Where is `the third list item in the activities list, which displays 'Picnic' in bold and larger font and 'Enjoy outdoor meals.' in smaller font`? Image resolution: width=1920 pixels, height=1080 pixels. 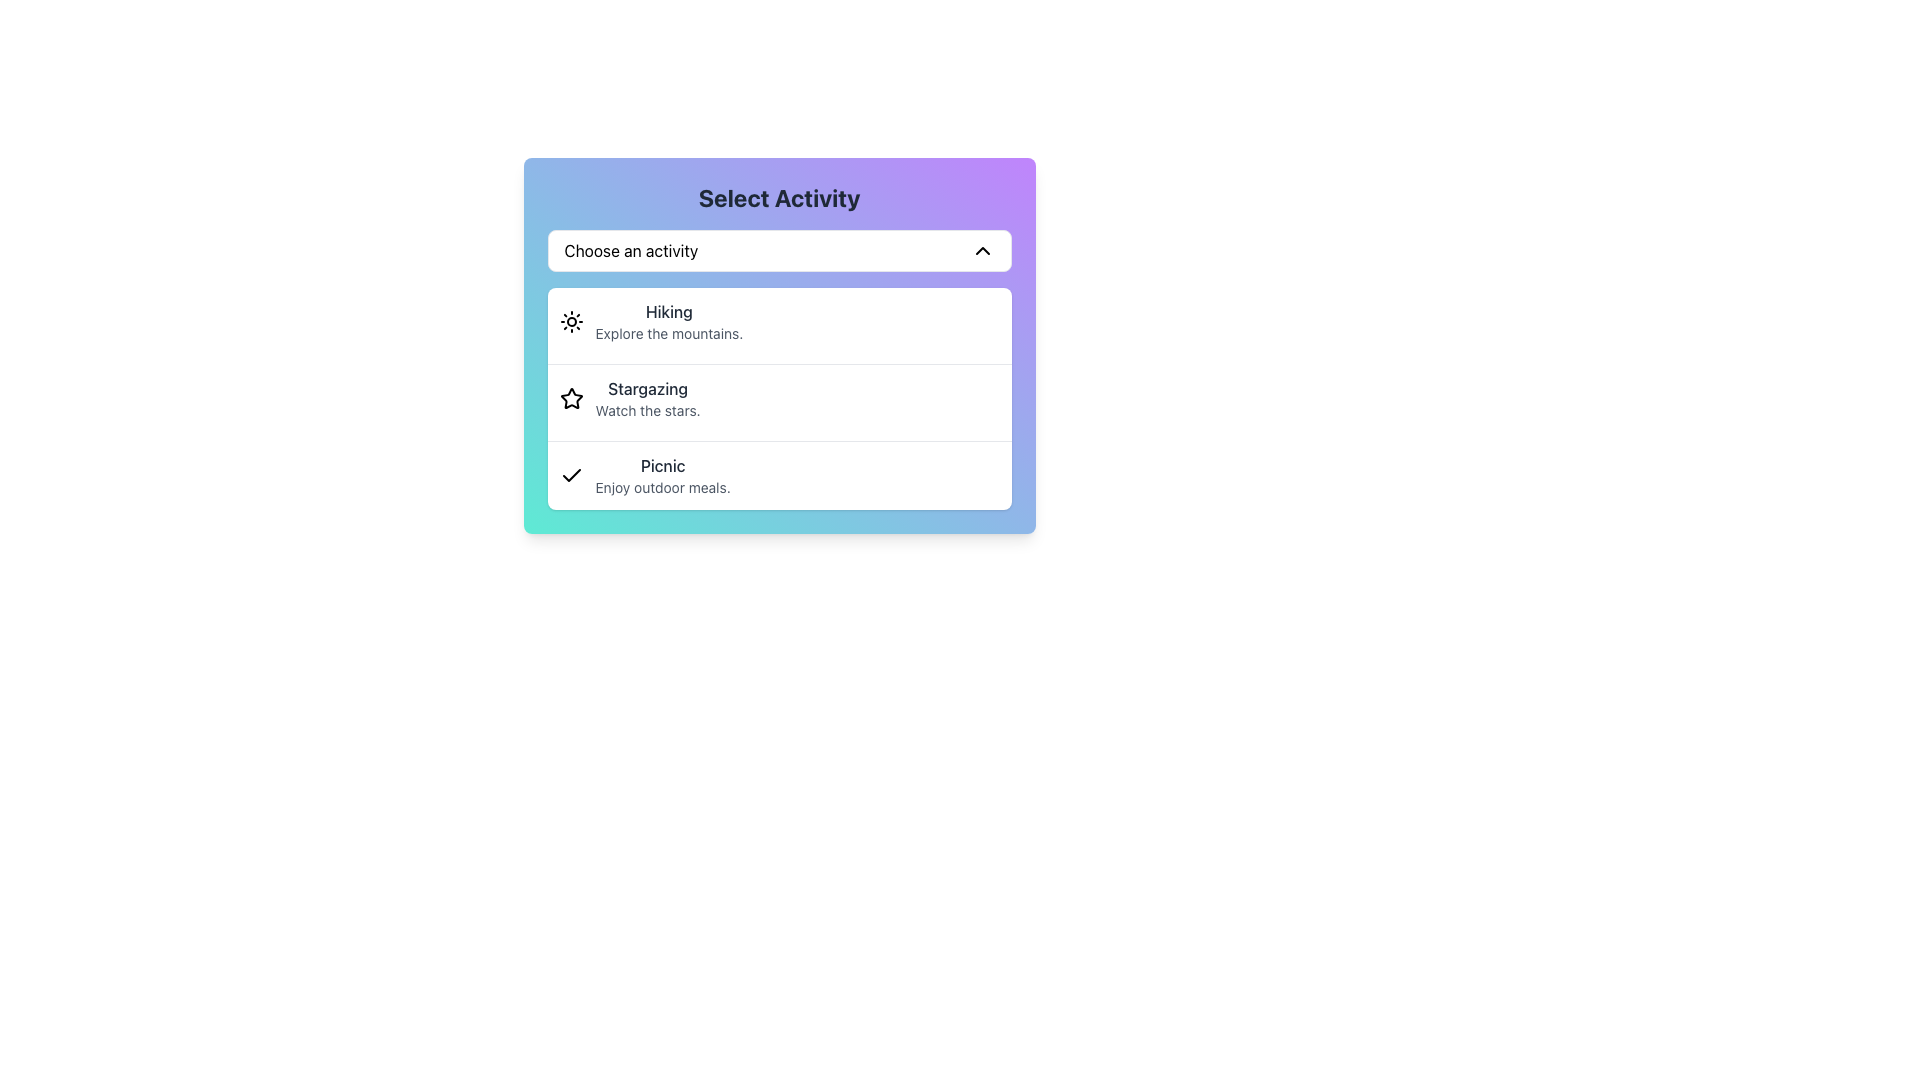
the third list item in the activities list, which displays 'Picnic' in bold and larger font and 'Enjoy outdoor meals.' in smaller font is located at coordinates (663, 475).